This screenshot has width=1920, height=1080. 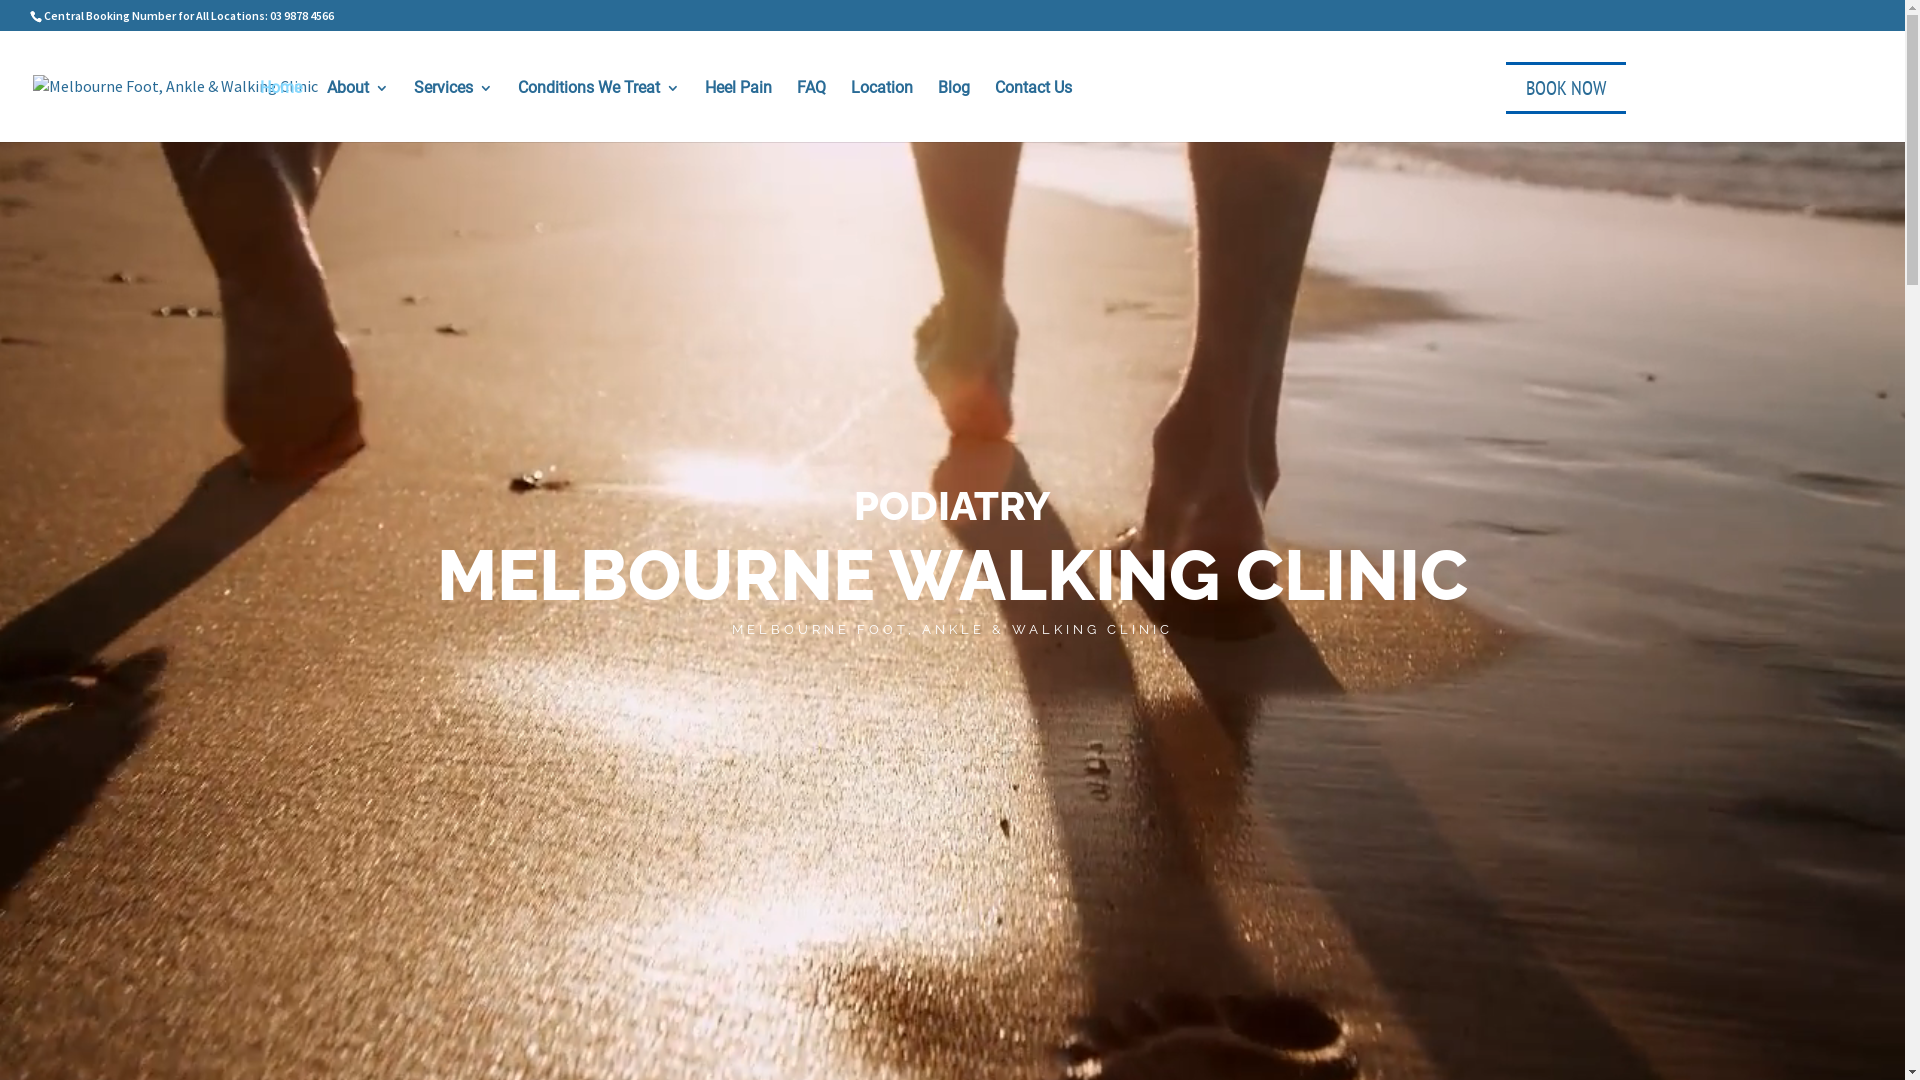 I want to click on 'Blog', so click(x=953, y=108).